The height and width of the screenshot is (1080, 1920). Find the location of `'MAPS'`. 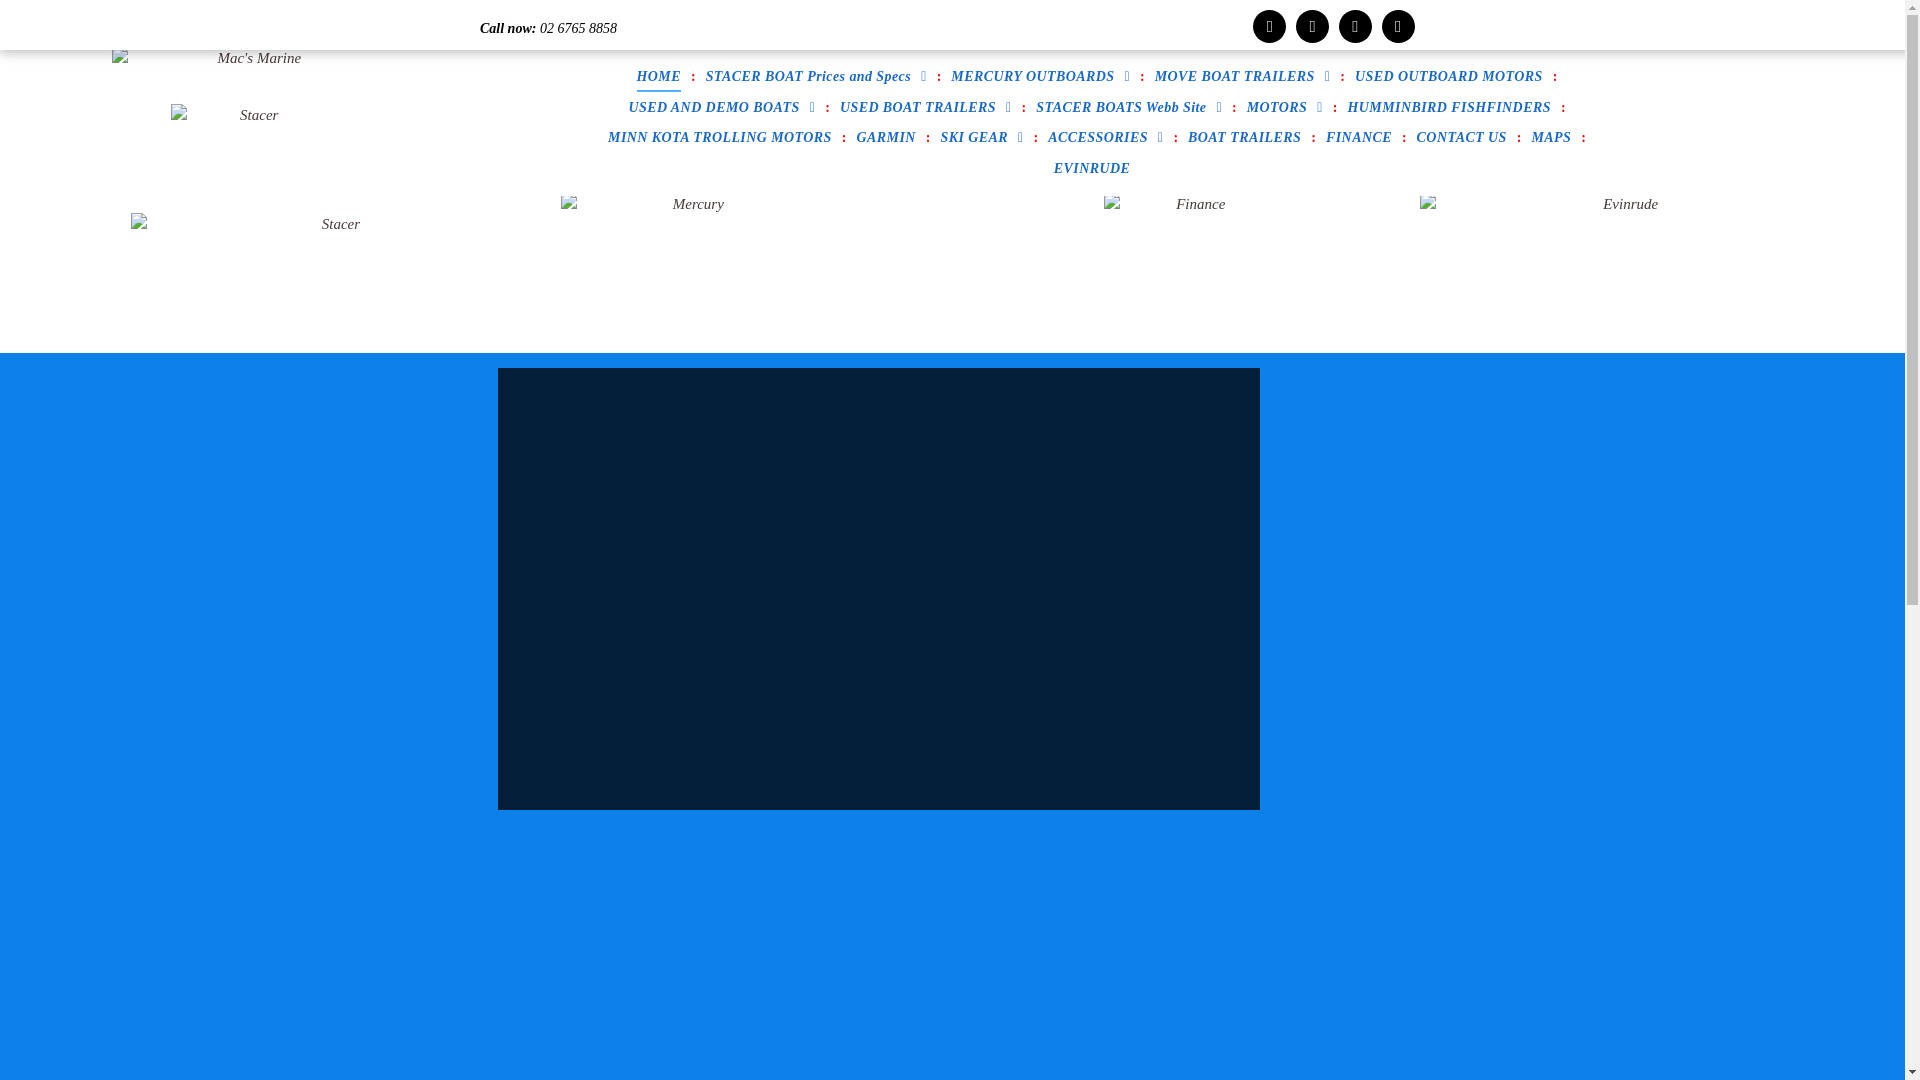

'MAPS' is located at coordinates (1549, 137).